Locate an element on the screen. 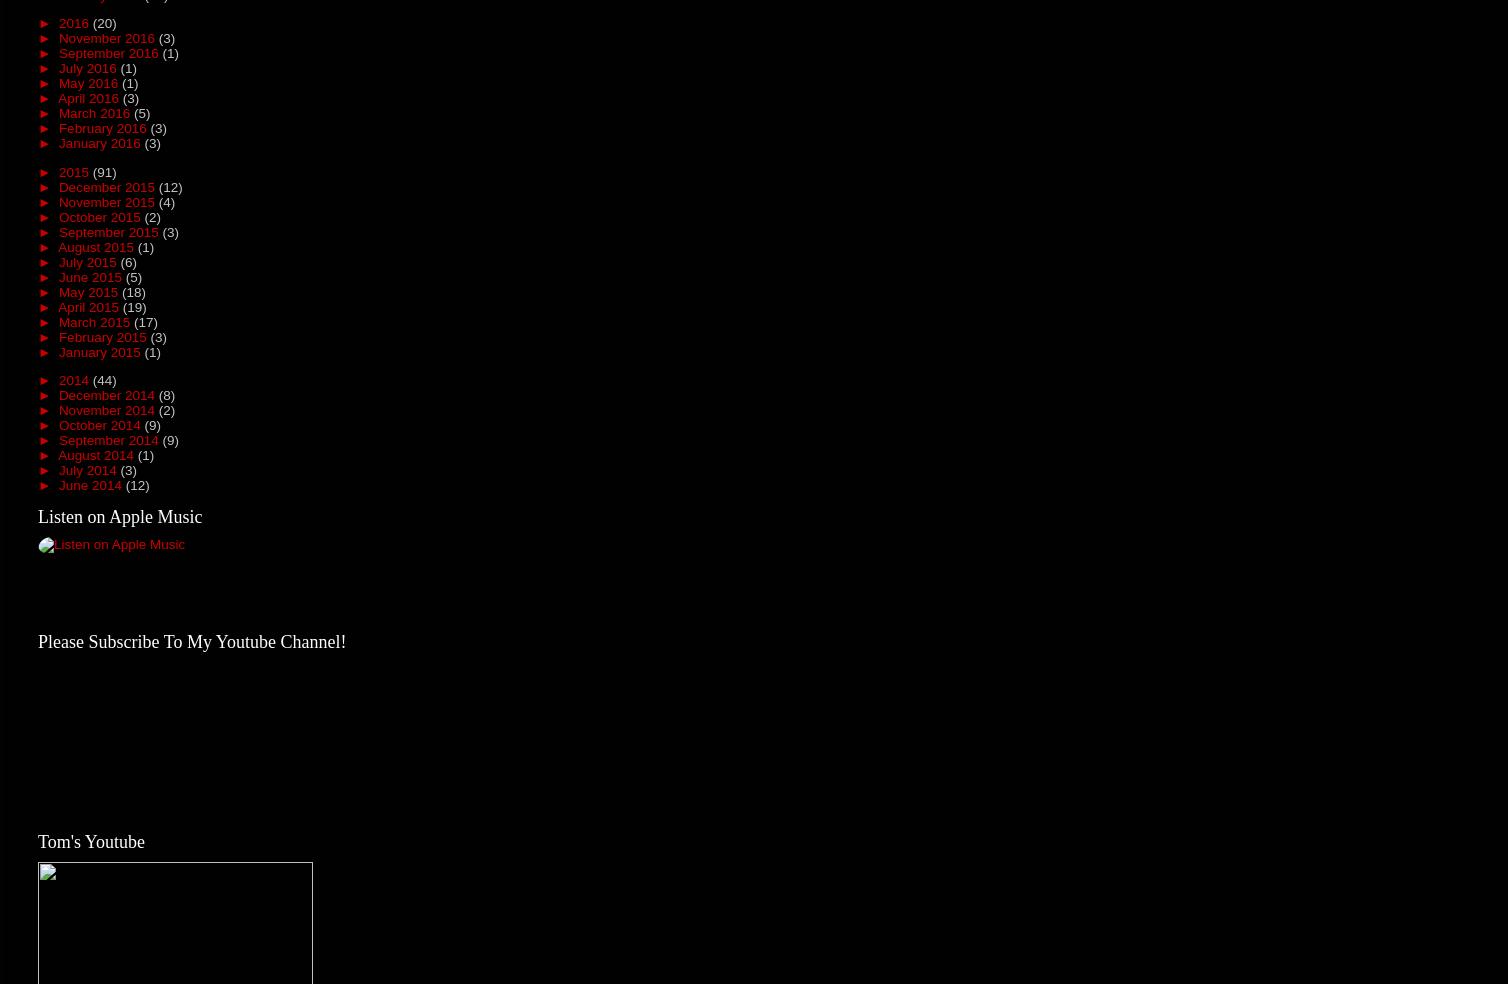 The width and height of the screenshot is (1508, 984). '(19)' is located at coordinates (134, 305).